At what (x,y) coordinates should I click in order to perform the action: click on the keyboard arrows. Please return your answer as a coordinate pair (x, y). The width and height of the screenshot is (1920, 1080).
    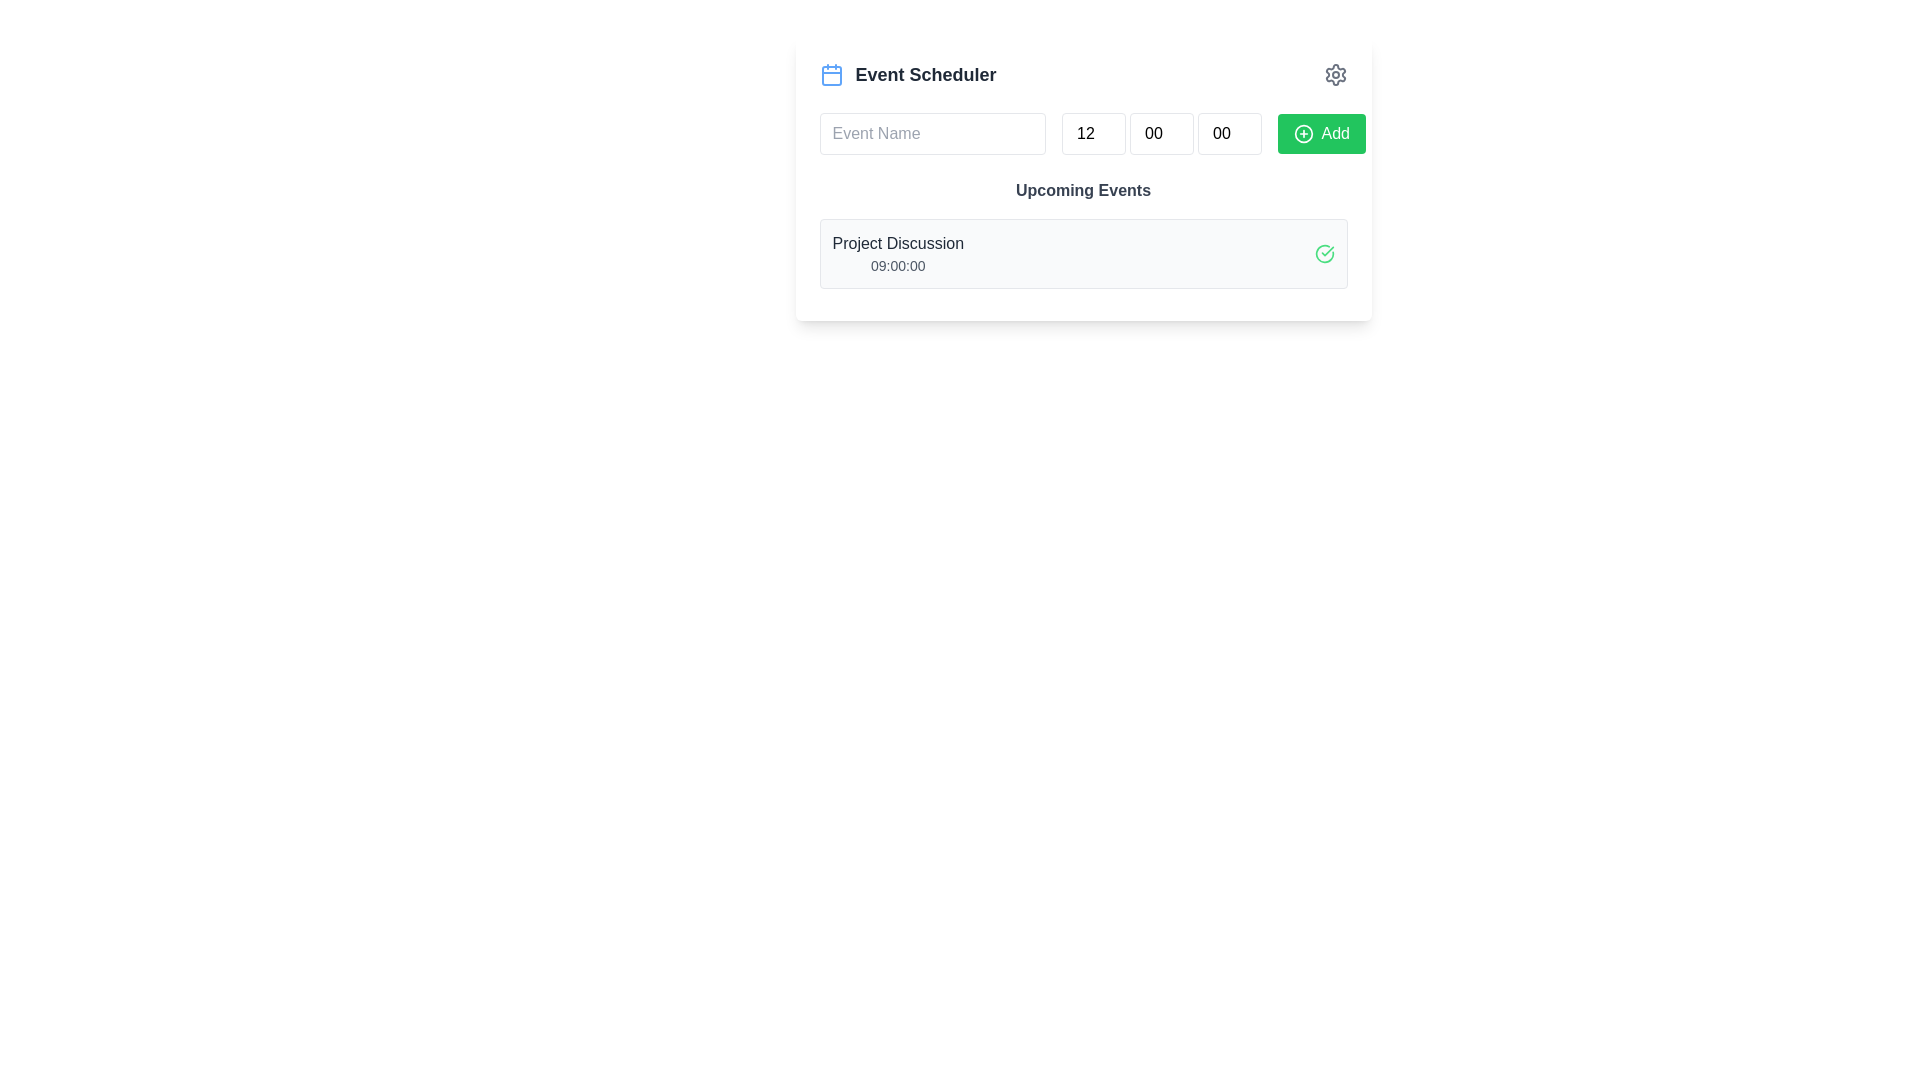
    Looking at the image, I should click on (1082, 134).